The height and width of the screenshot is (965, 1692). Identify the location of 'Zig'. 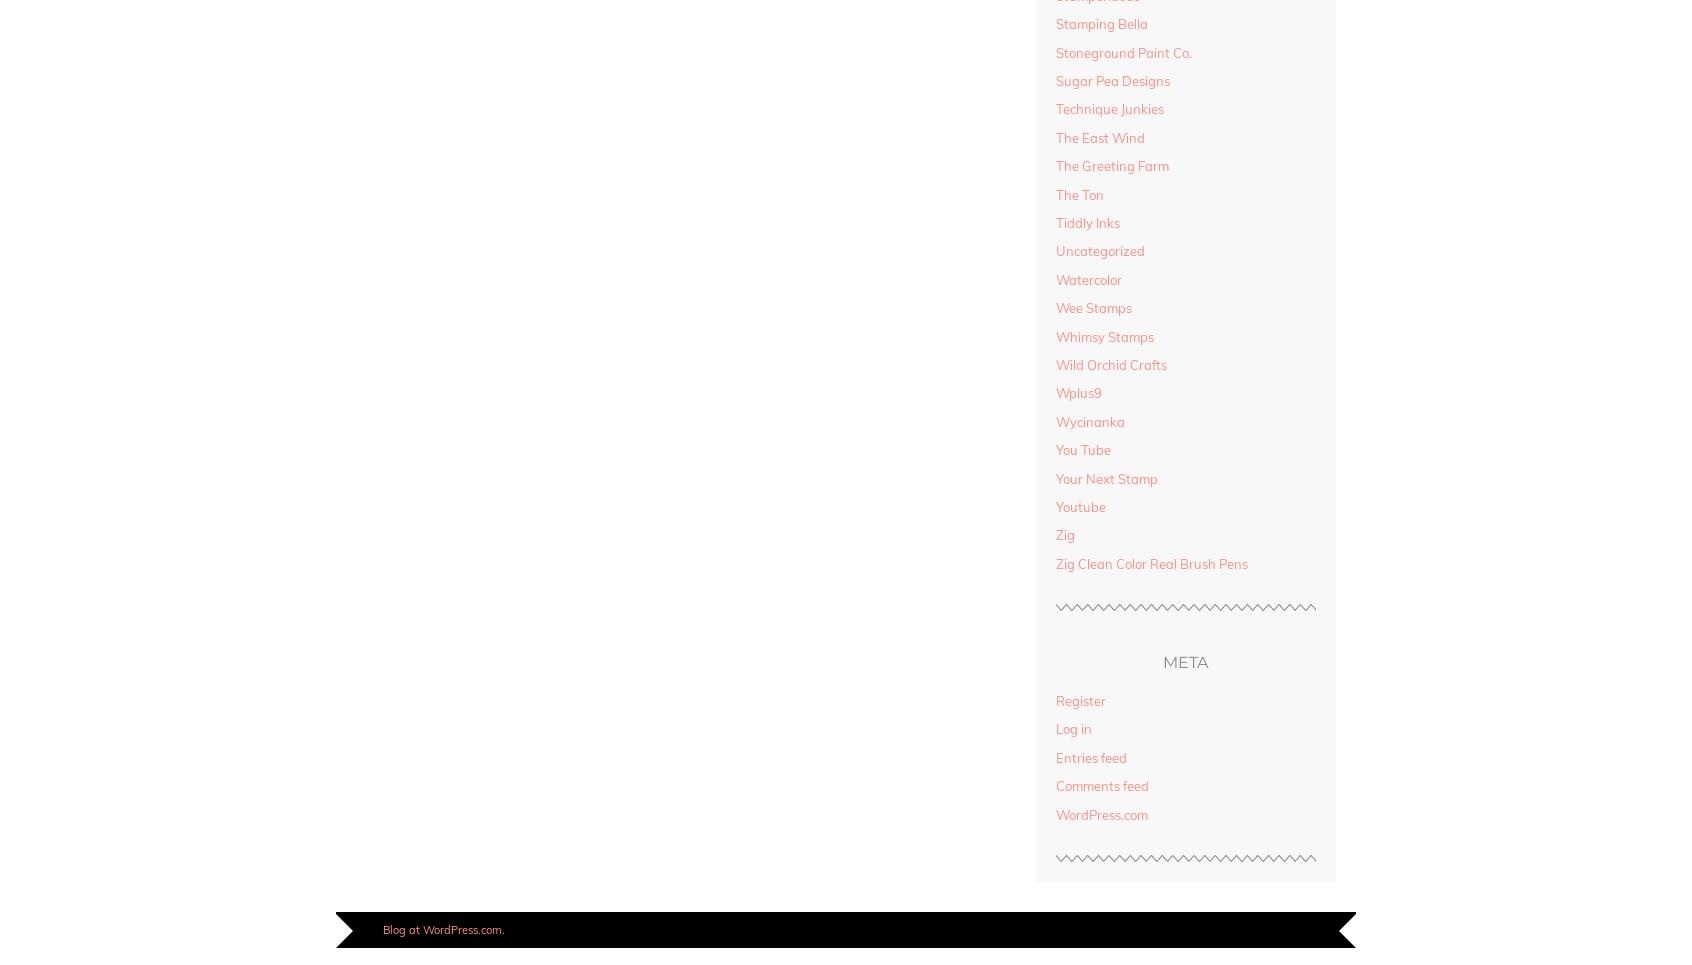
(1064, 533).